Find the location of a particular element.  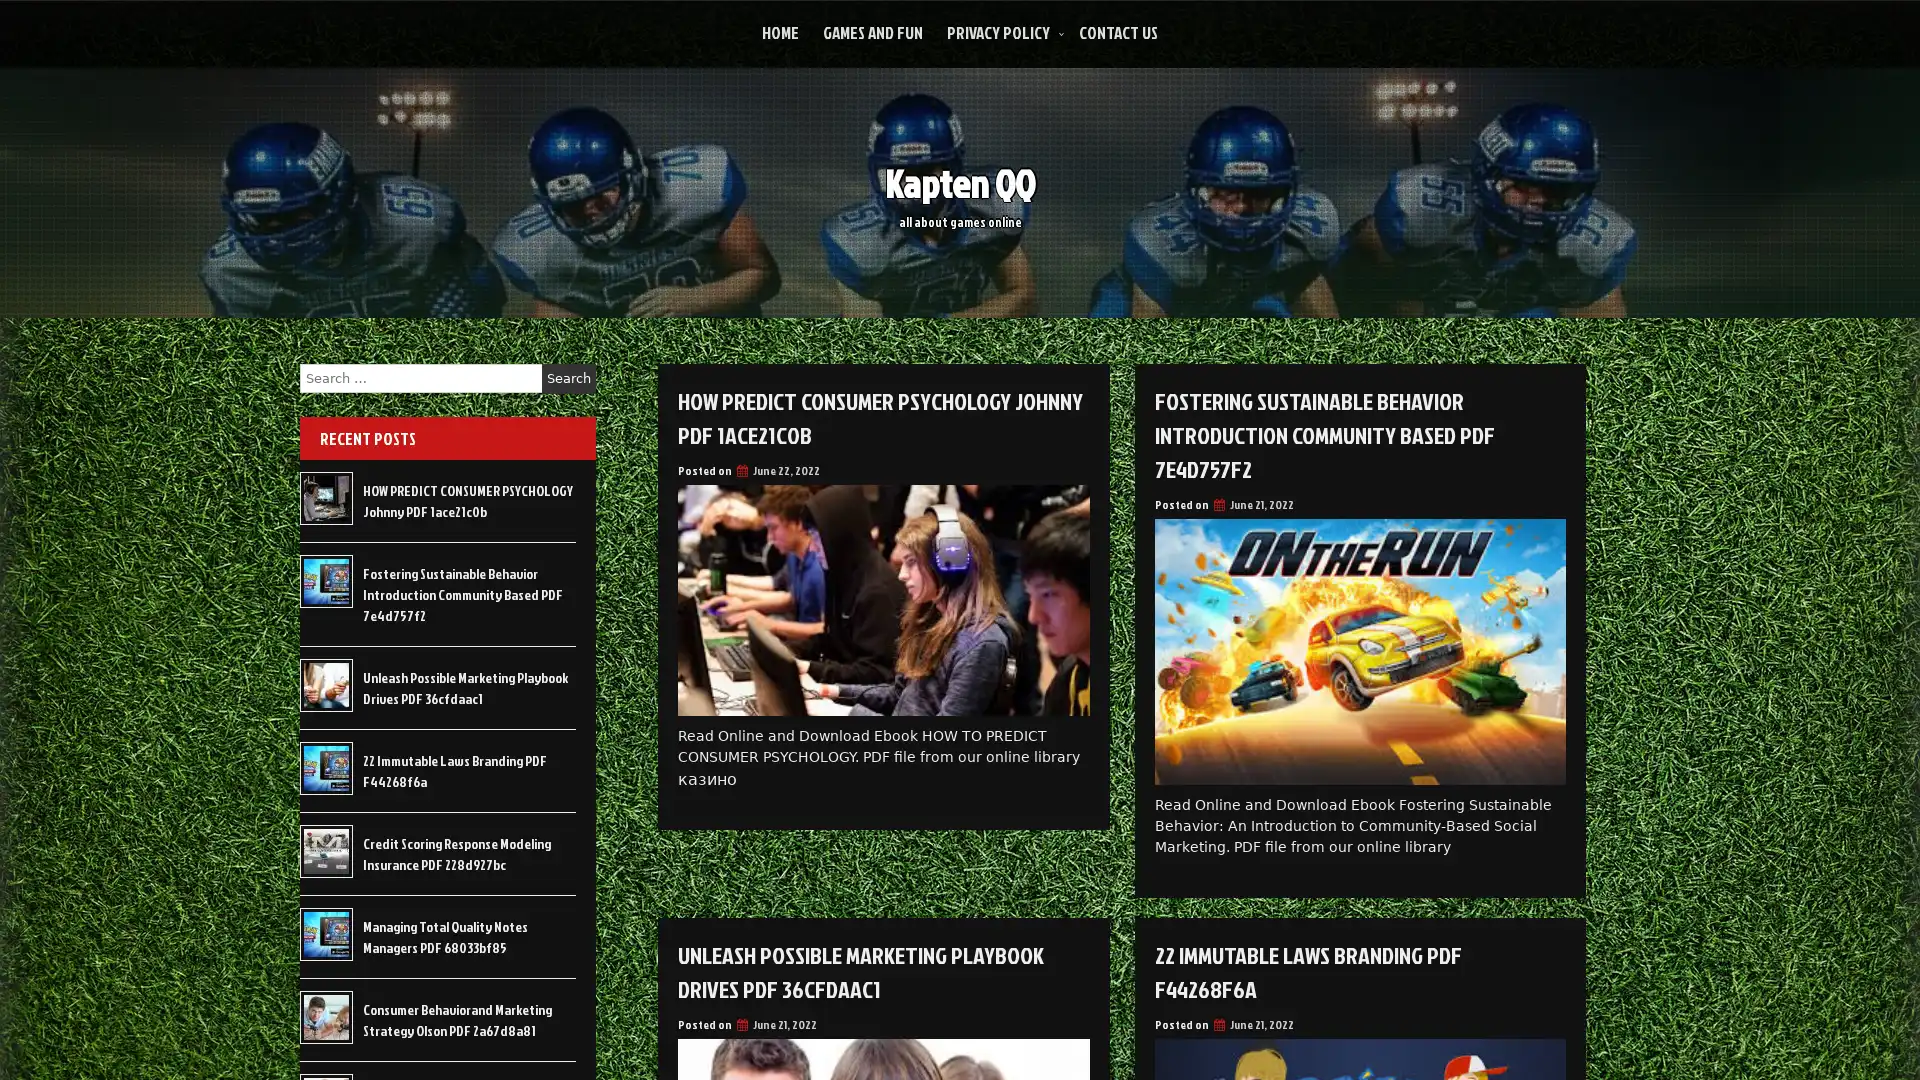

Search is located at coordinates (568, 378).